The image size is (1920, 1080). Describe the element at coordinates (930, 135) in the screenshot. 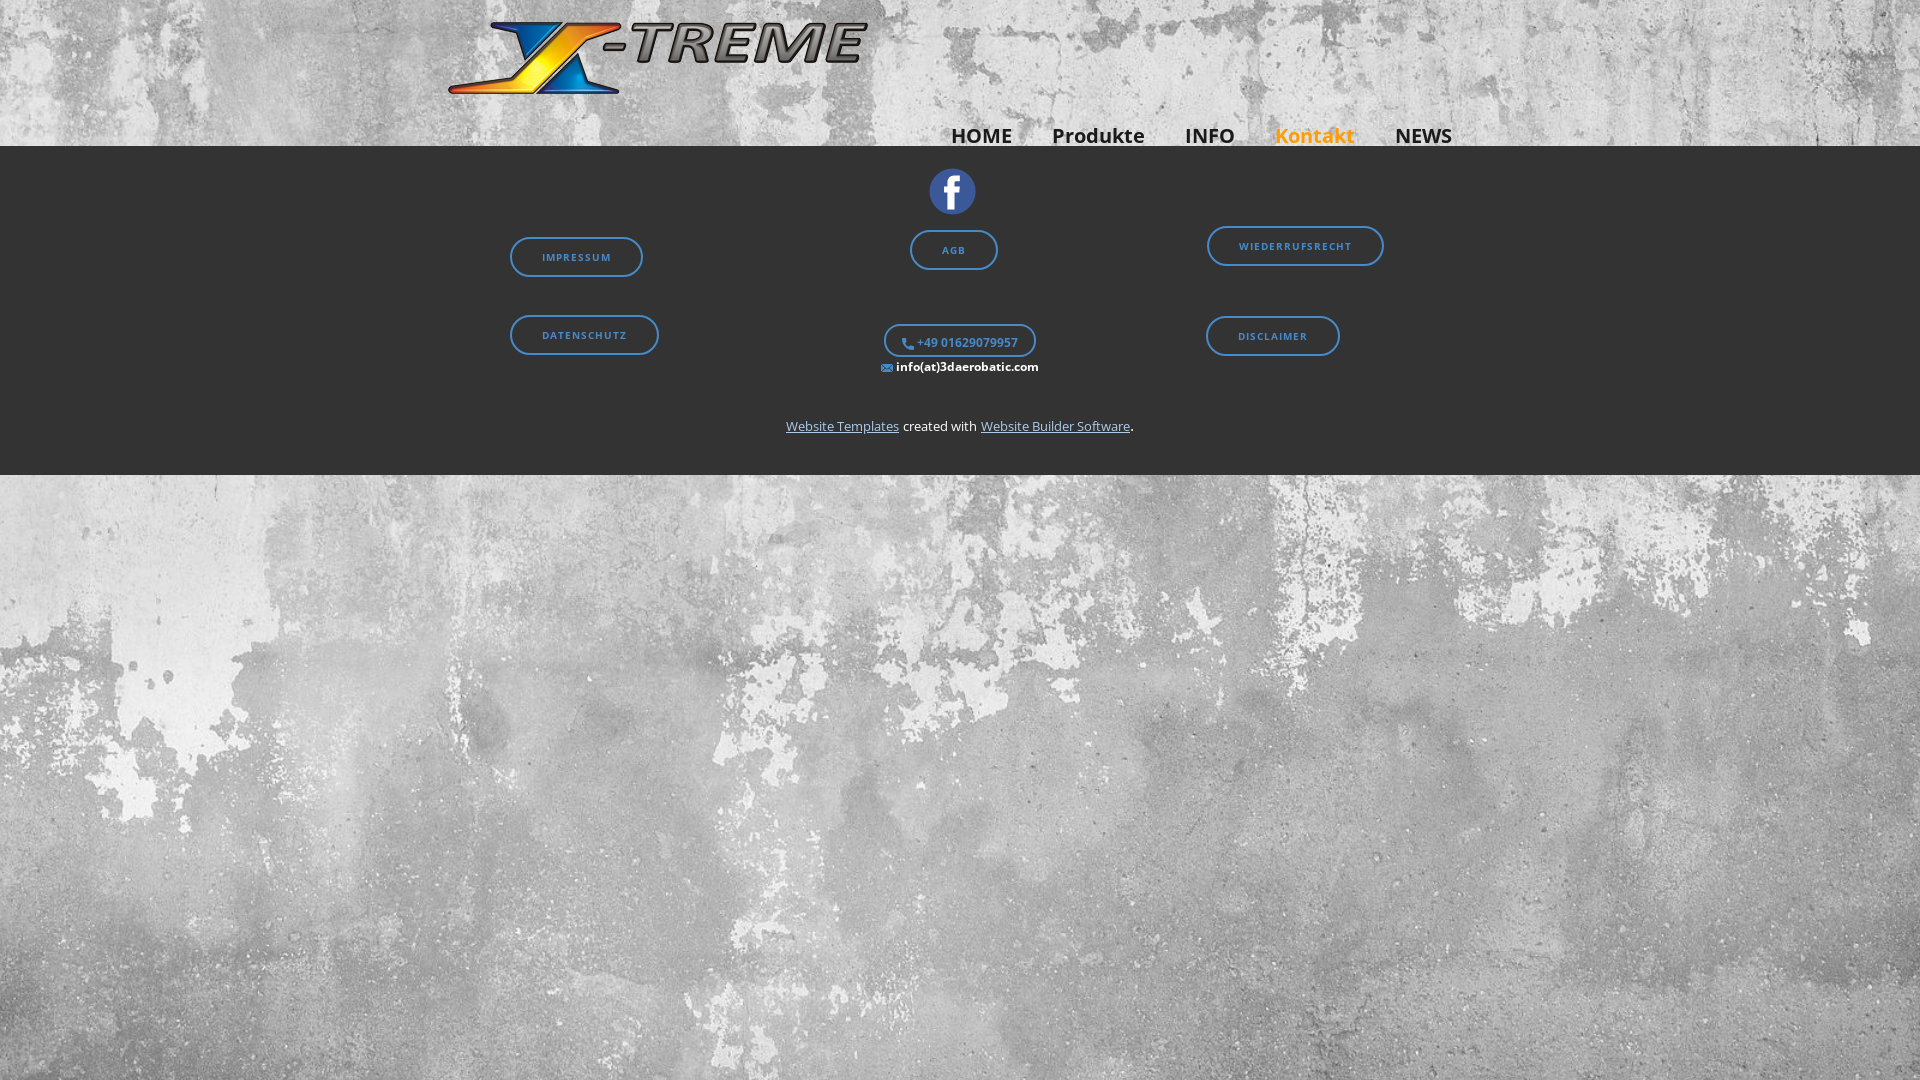

I see `'HOME'` at that location.